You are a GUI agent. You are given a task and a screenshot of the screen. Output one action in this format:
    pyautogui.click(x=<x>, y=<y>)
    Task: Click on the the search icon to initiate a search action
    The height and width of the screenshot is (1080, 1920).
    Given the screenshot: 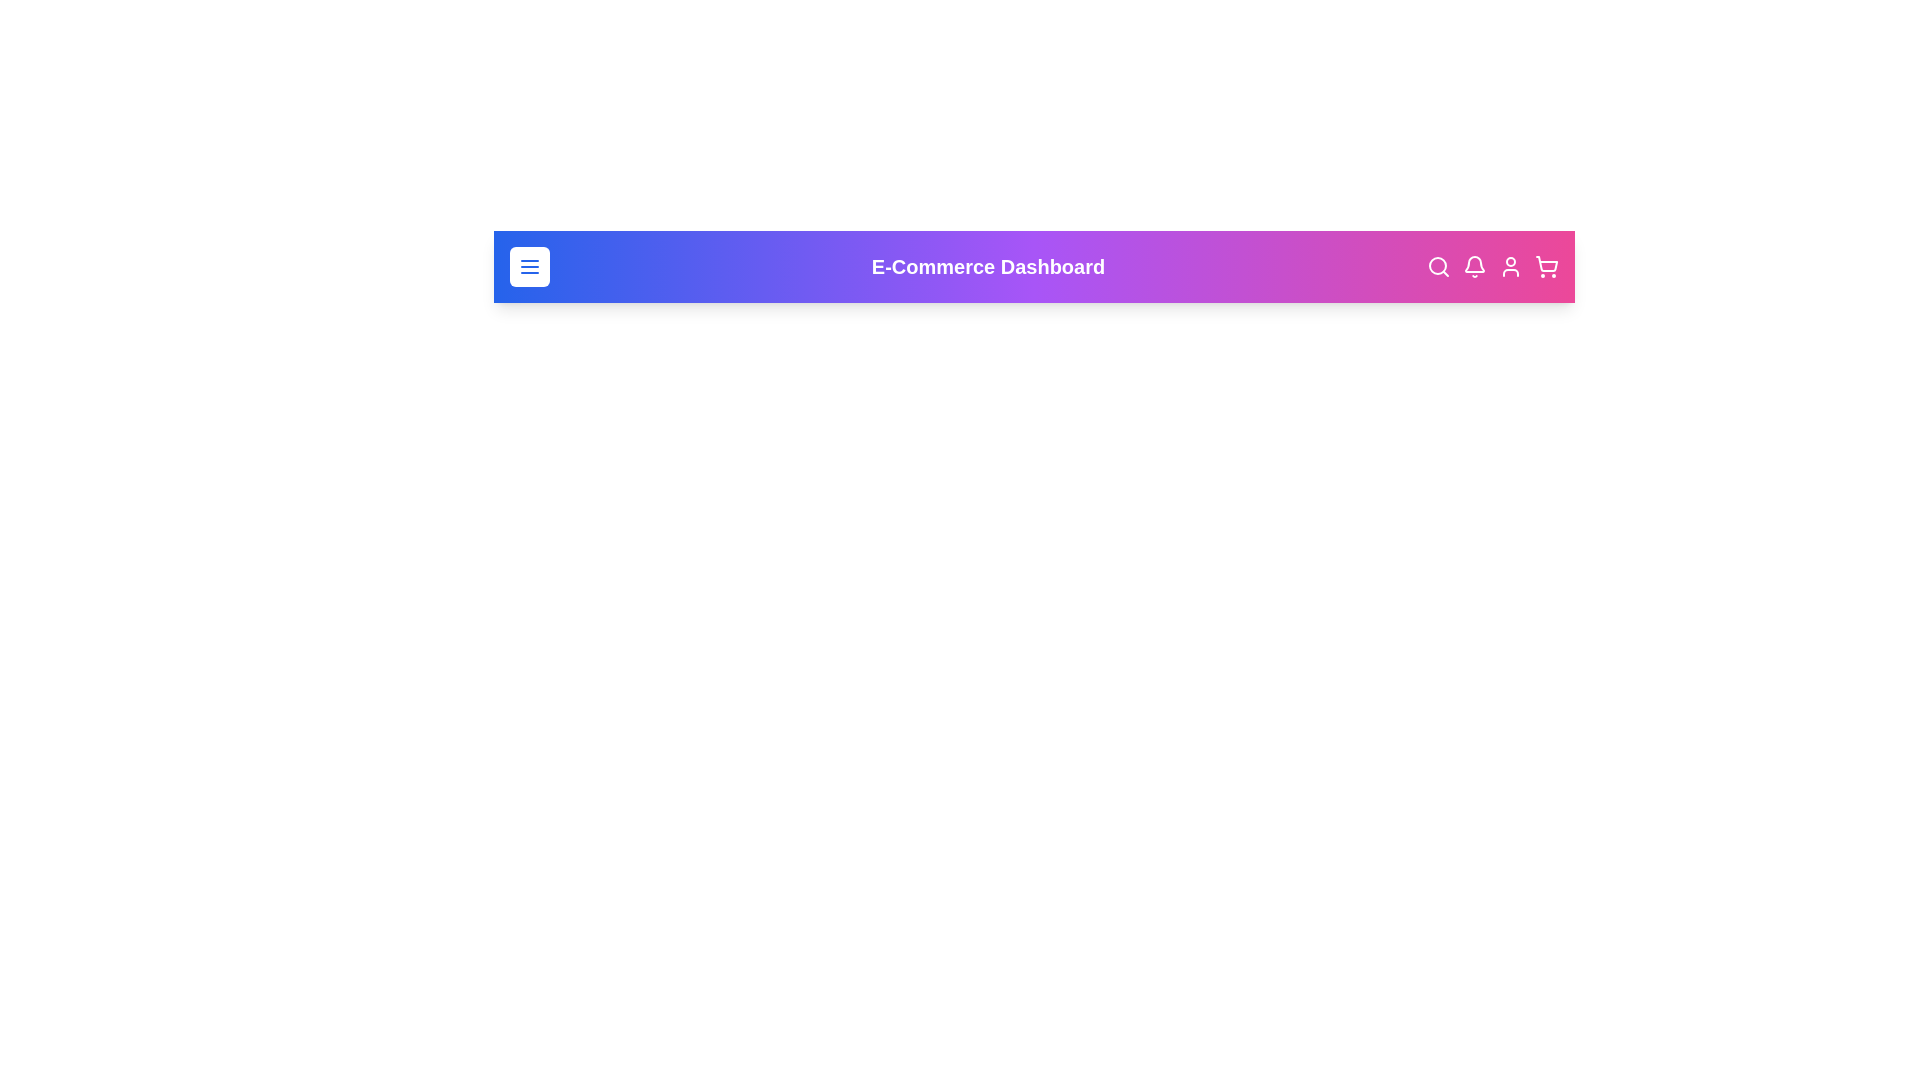 What is the action you would take?
    pyautogui.click(x=1438, y=265)
    